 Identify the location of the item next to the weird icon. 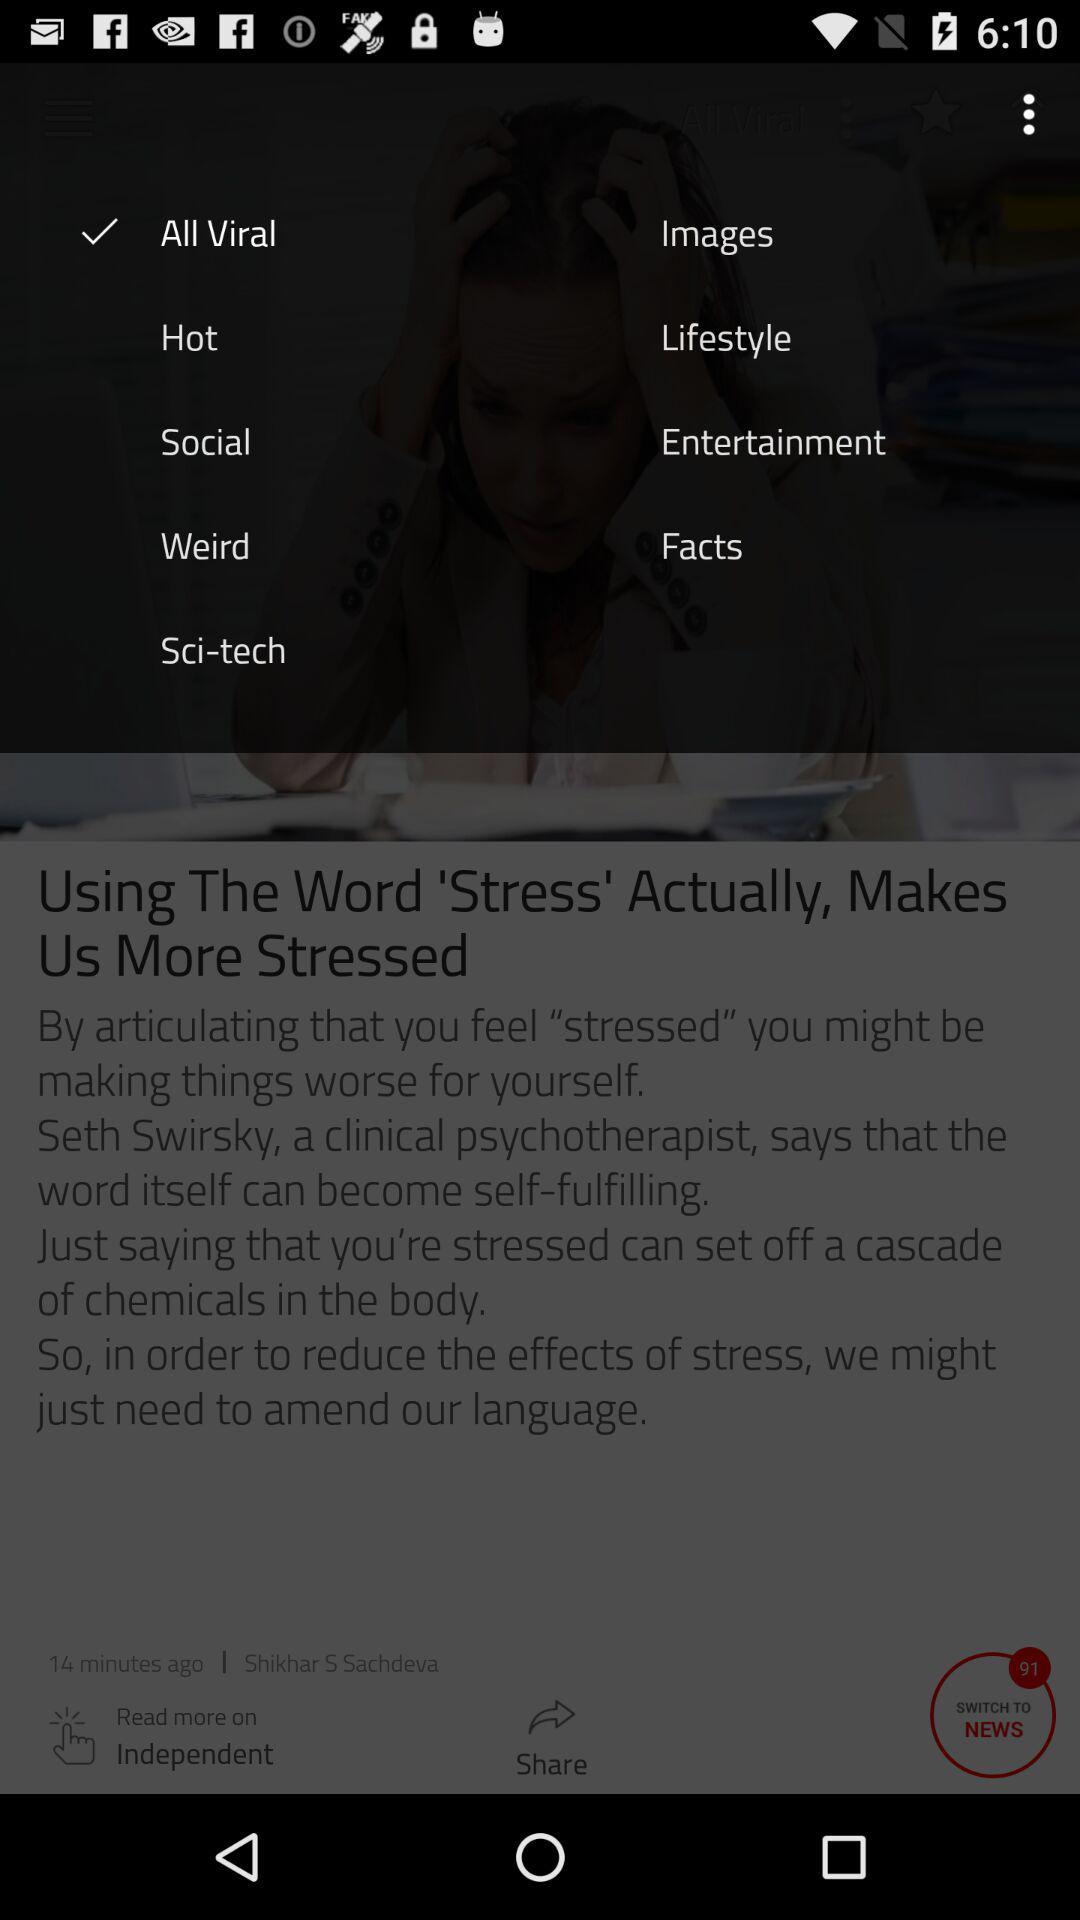
(701, 543).